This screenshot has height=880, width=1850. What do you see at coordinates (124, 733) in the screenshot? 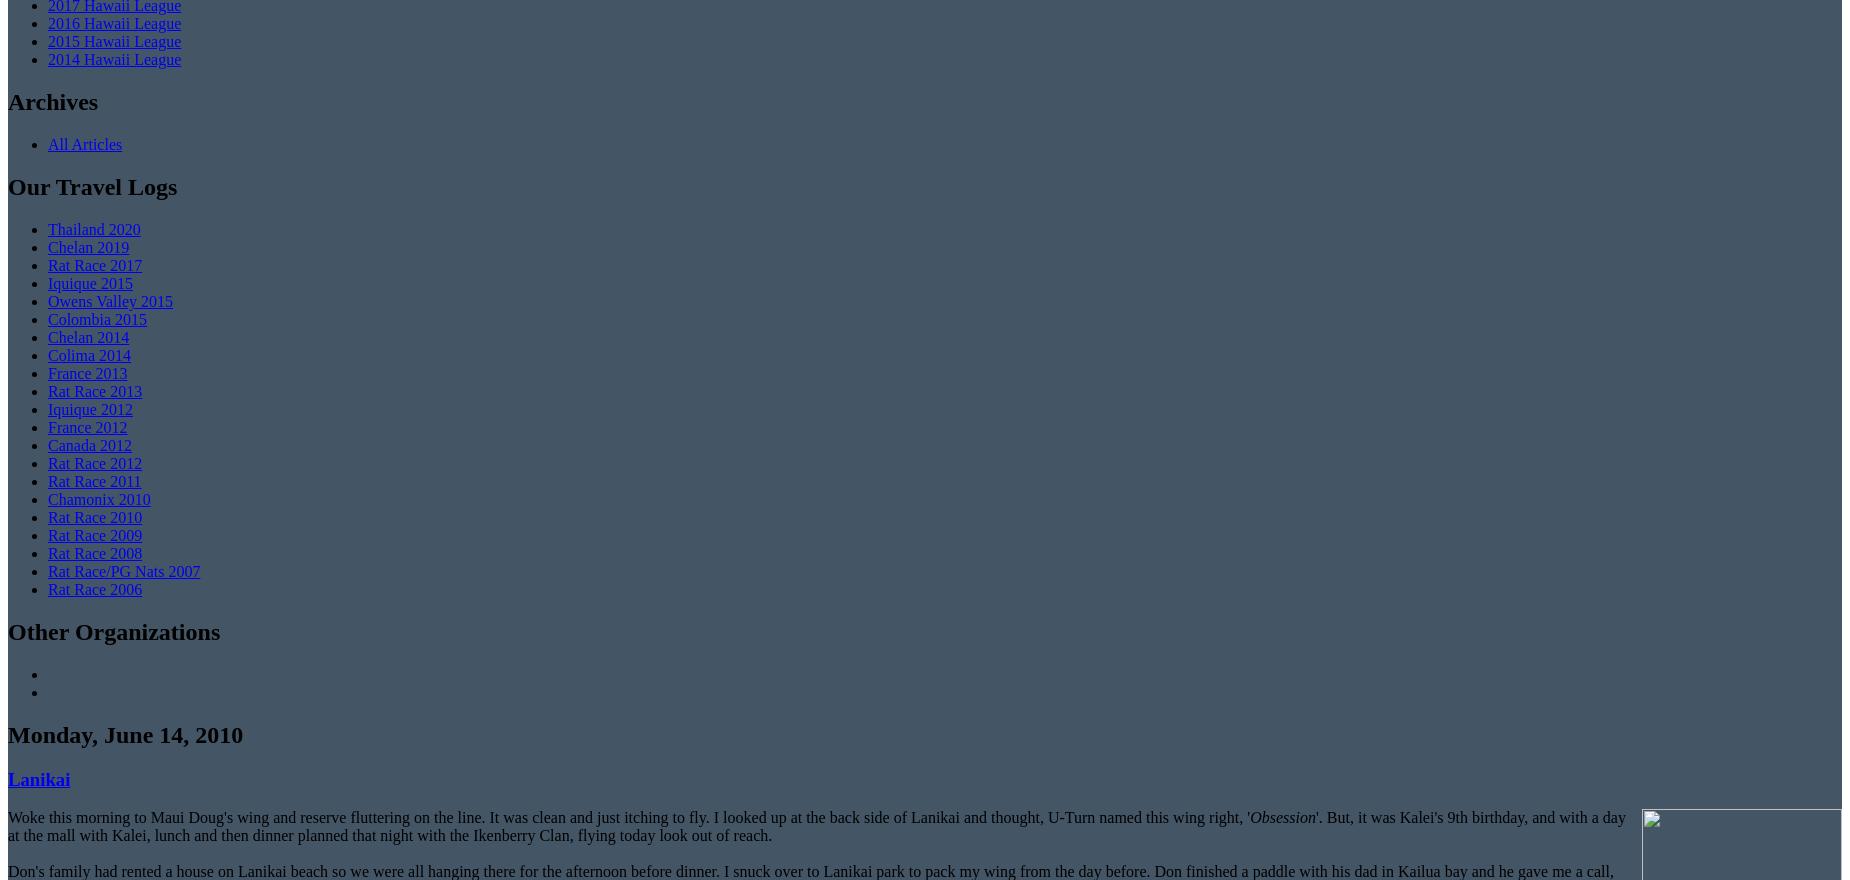
I see `'Monday, June 14, 2010'` at bounding box center [124, 733].